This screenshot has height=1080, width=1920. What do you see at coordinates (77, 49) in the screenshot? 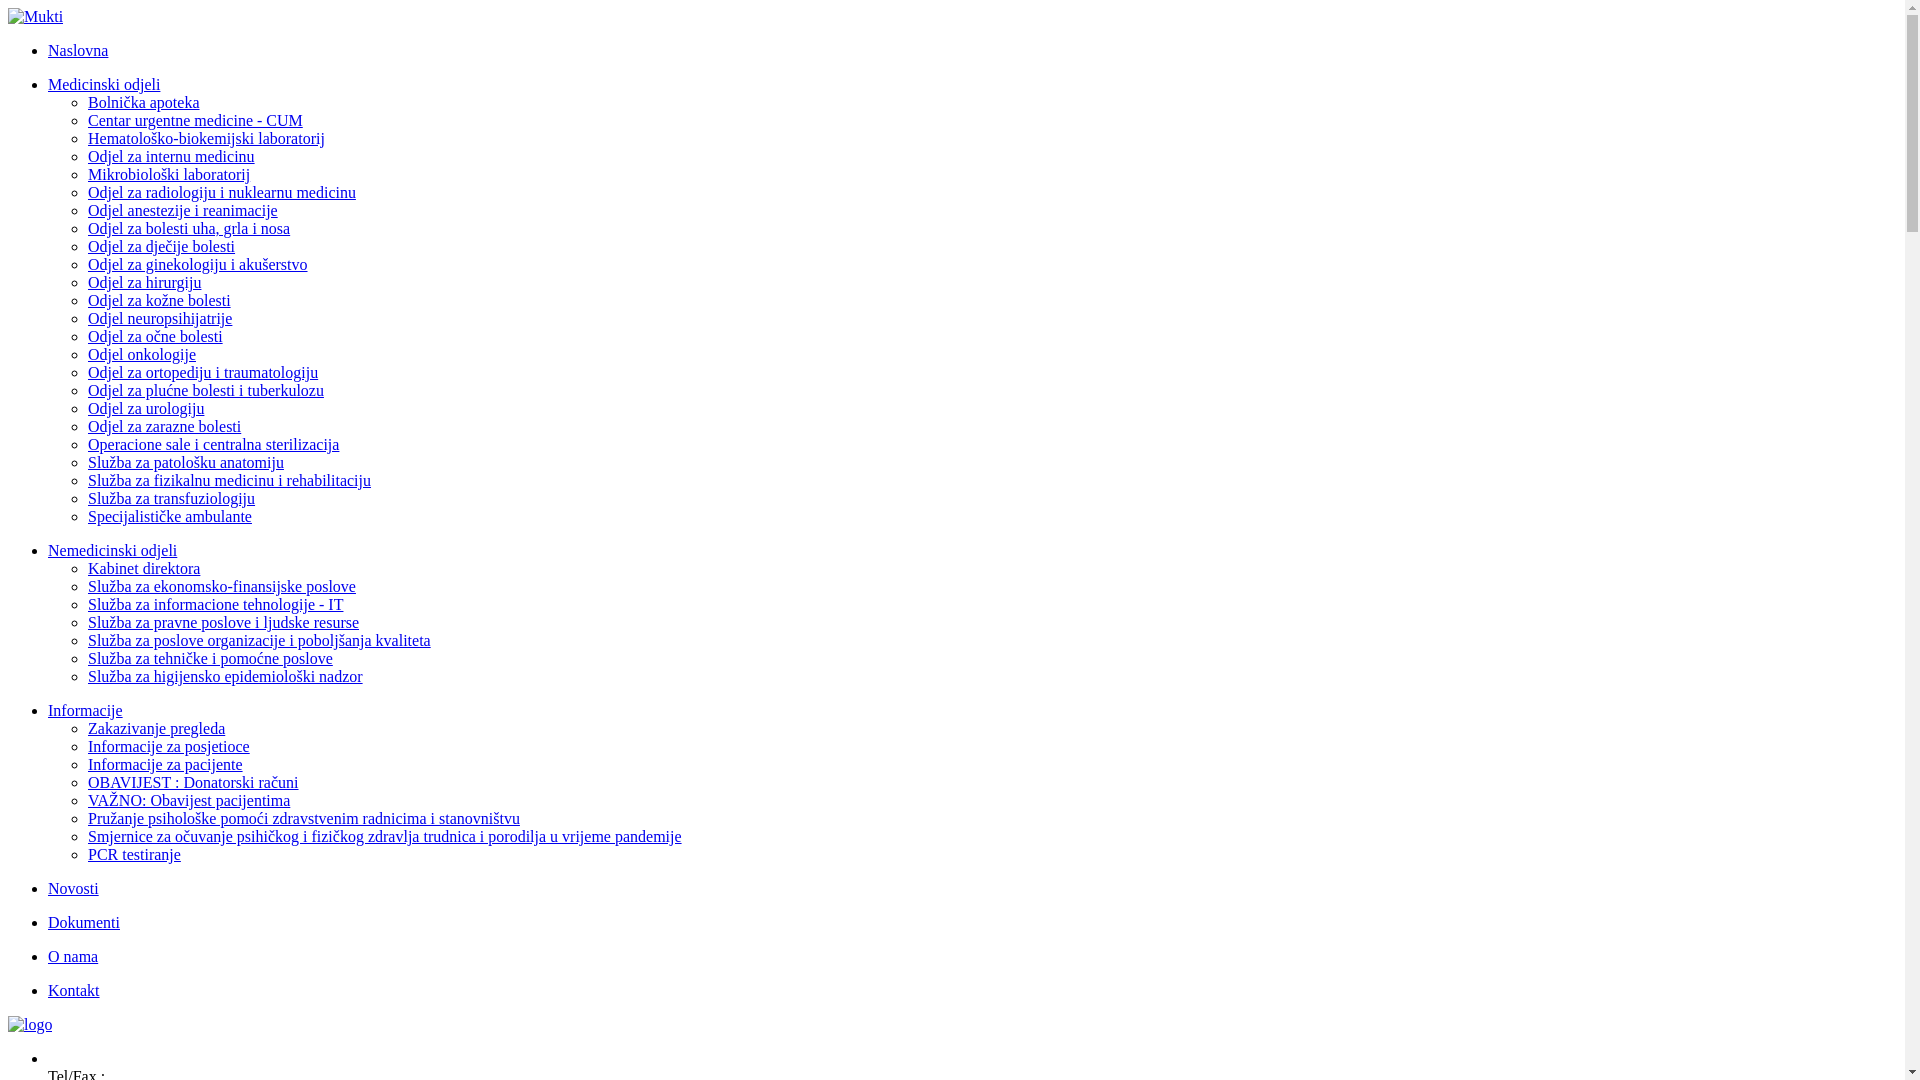
I see `'Naslovna'` at bounding box center [77, 49].